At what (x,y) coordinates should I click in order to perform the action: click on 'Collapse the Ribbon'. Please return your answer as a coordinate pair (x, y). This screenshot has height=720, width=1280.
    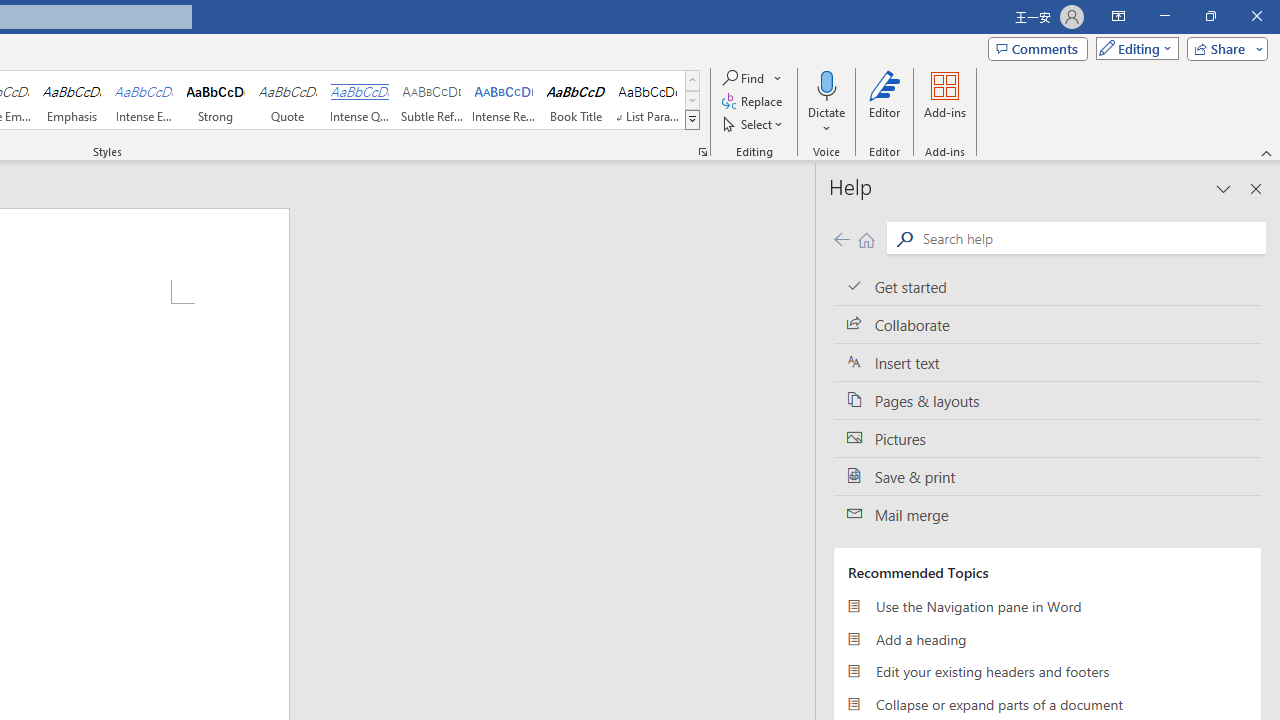
    Looking at the image, I should click on (1266, 152).